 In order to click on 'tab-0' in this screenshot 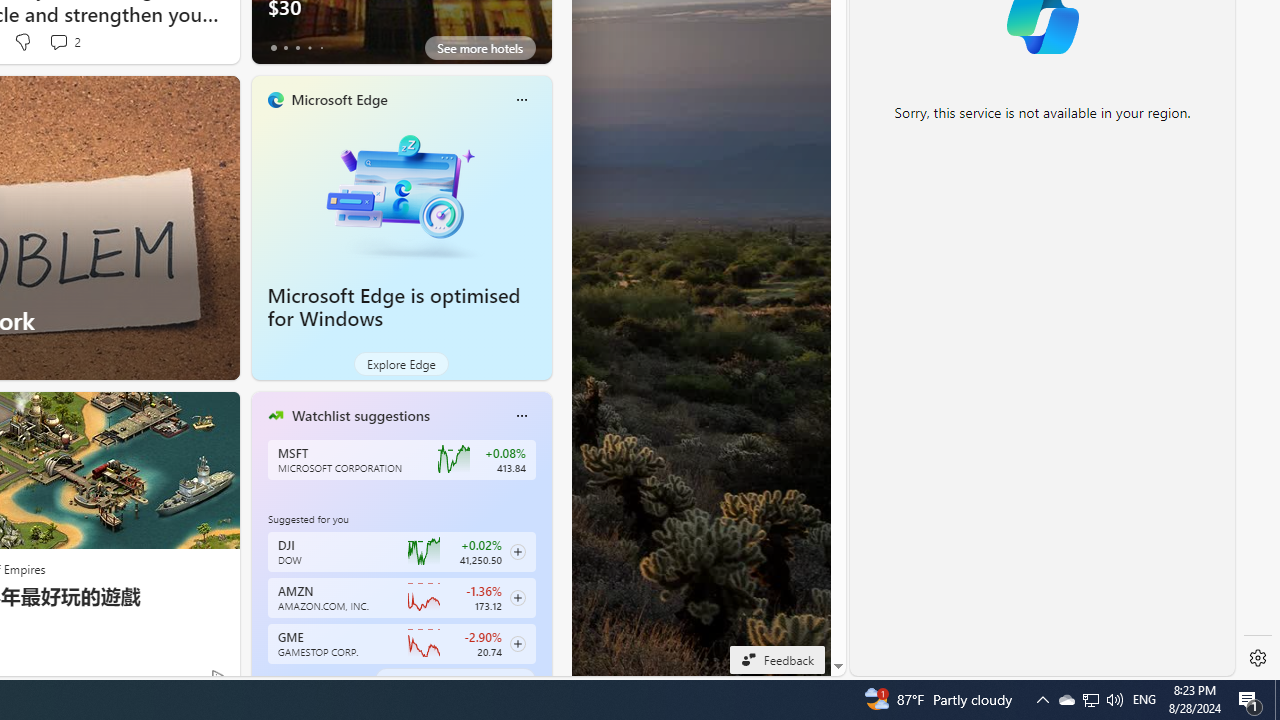, I will do `click(272, 679)`.